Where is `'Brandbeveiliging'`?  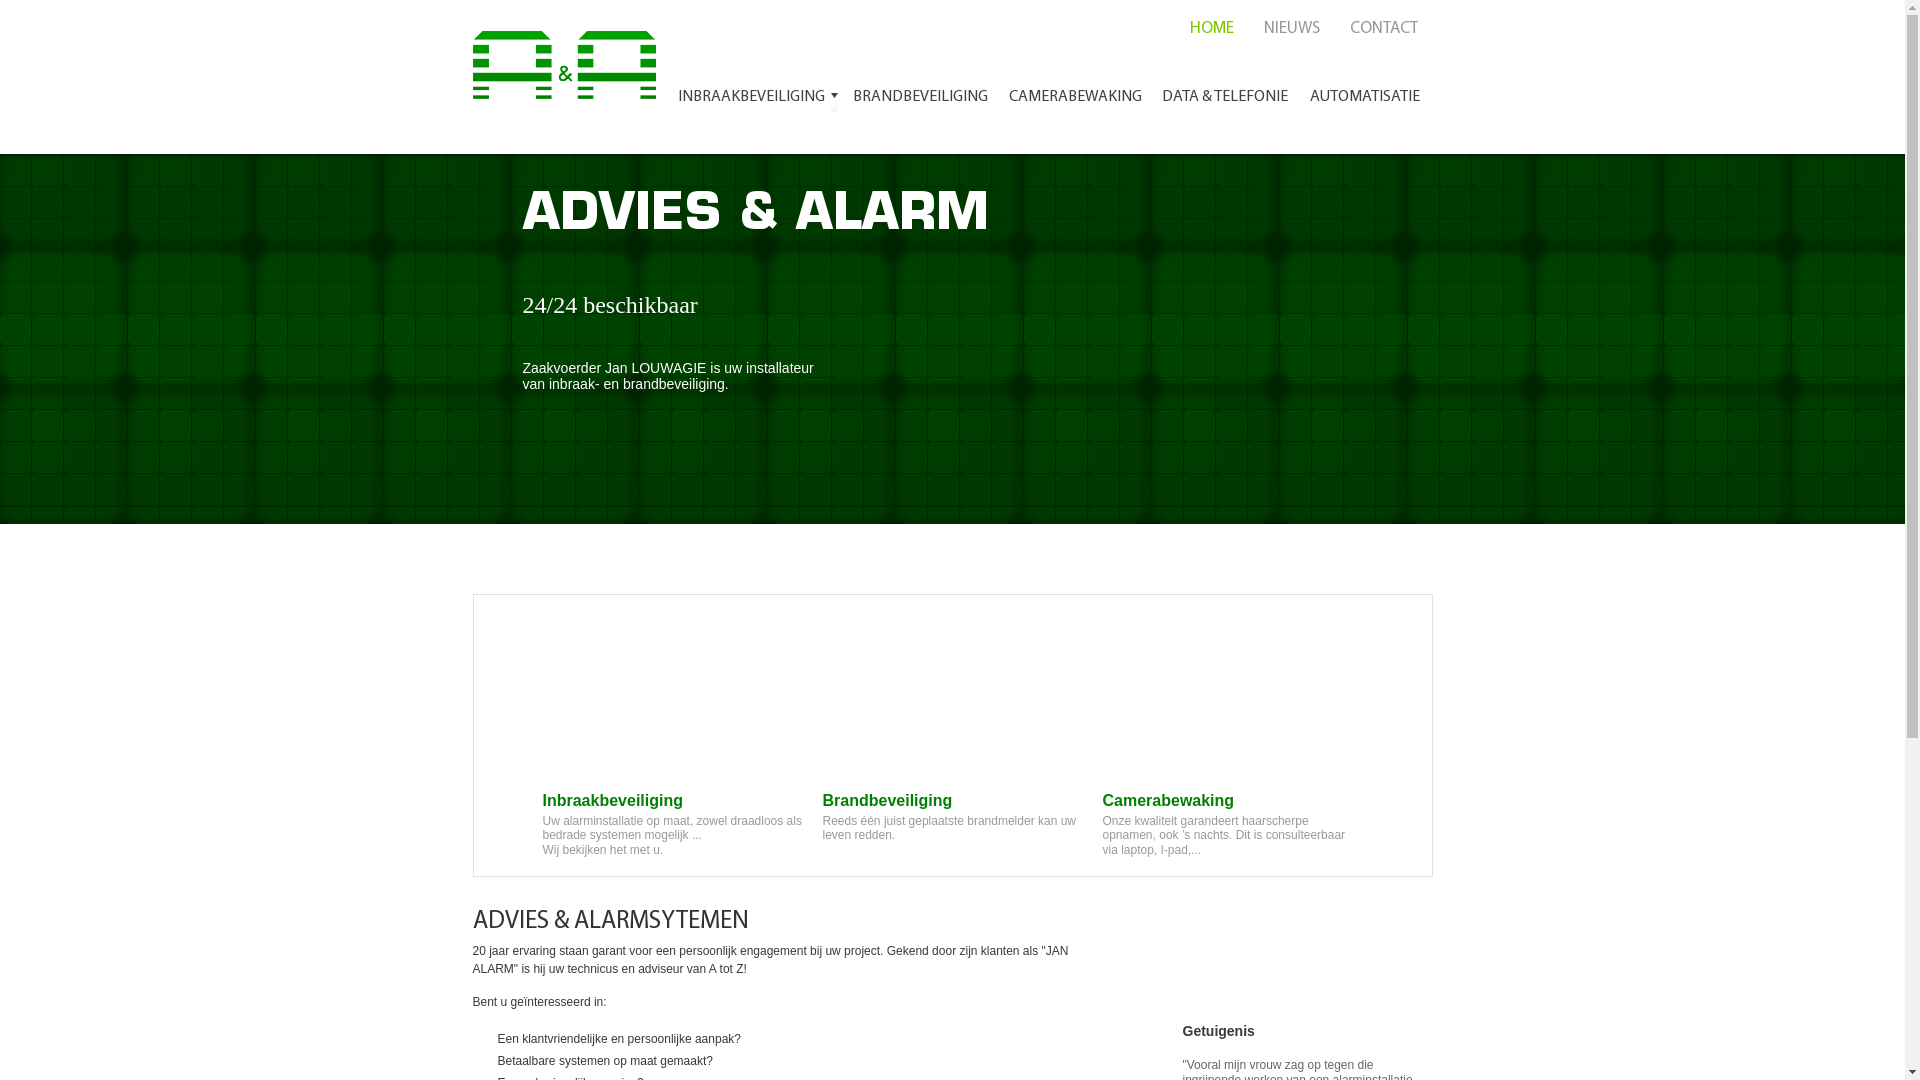
'Brandbeveiliging' is located at coordinates (950, 743).